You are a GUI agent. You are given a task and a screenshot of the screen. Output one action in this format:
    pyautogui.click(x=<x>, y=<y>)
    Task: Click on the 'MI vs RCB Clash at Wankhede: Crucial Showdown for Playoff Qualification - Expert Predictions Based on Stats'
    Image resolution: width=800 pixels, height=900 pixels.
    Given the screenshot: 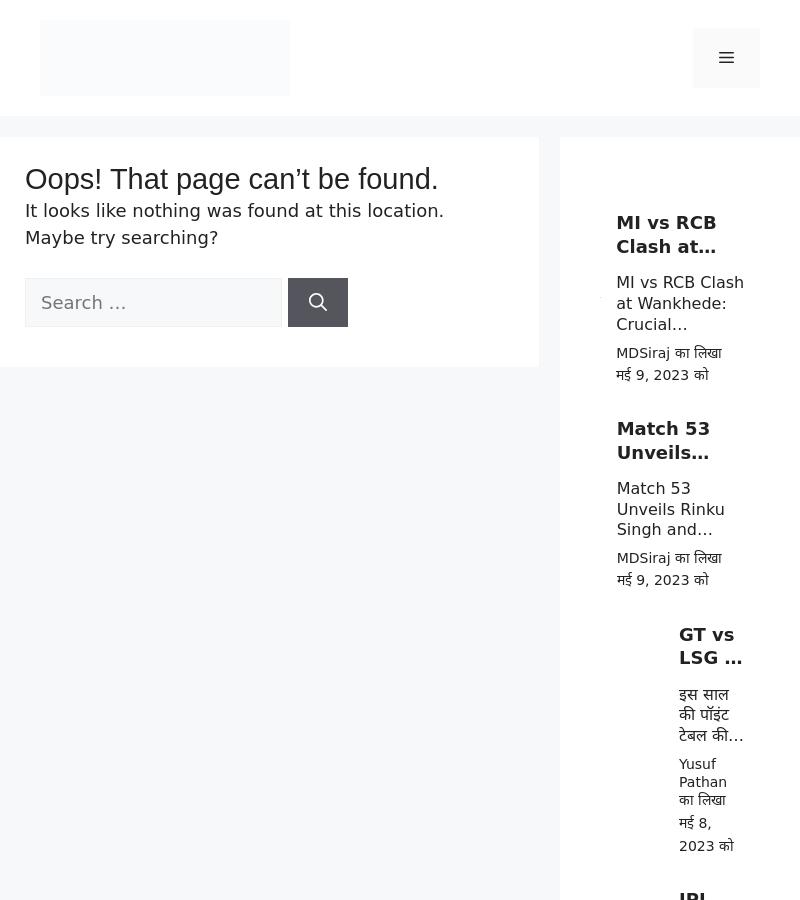 What is the action you would take?
    pyautogui.click(x=680, y=365)
    